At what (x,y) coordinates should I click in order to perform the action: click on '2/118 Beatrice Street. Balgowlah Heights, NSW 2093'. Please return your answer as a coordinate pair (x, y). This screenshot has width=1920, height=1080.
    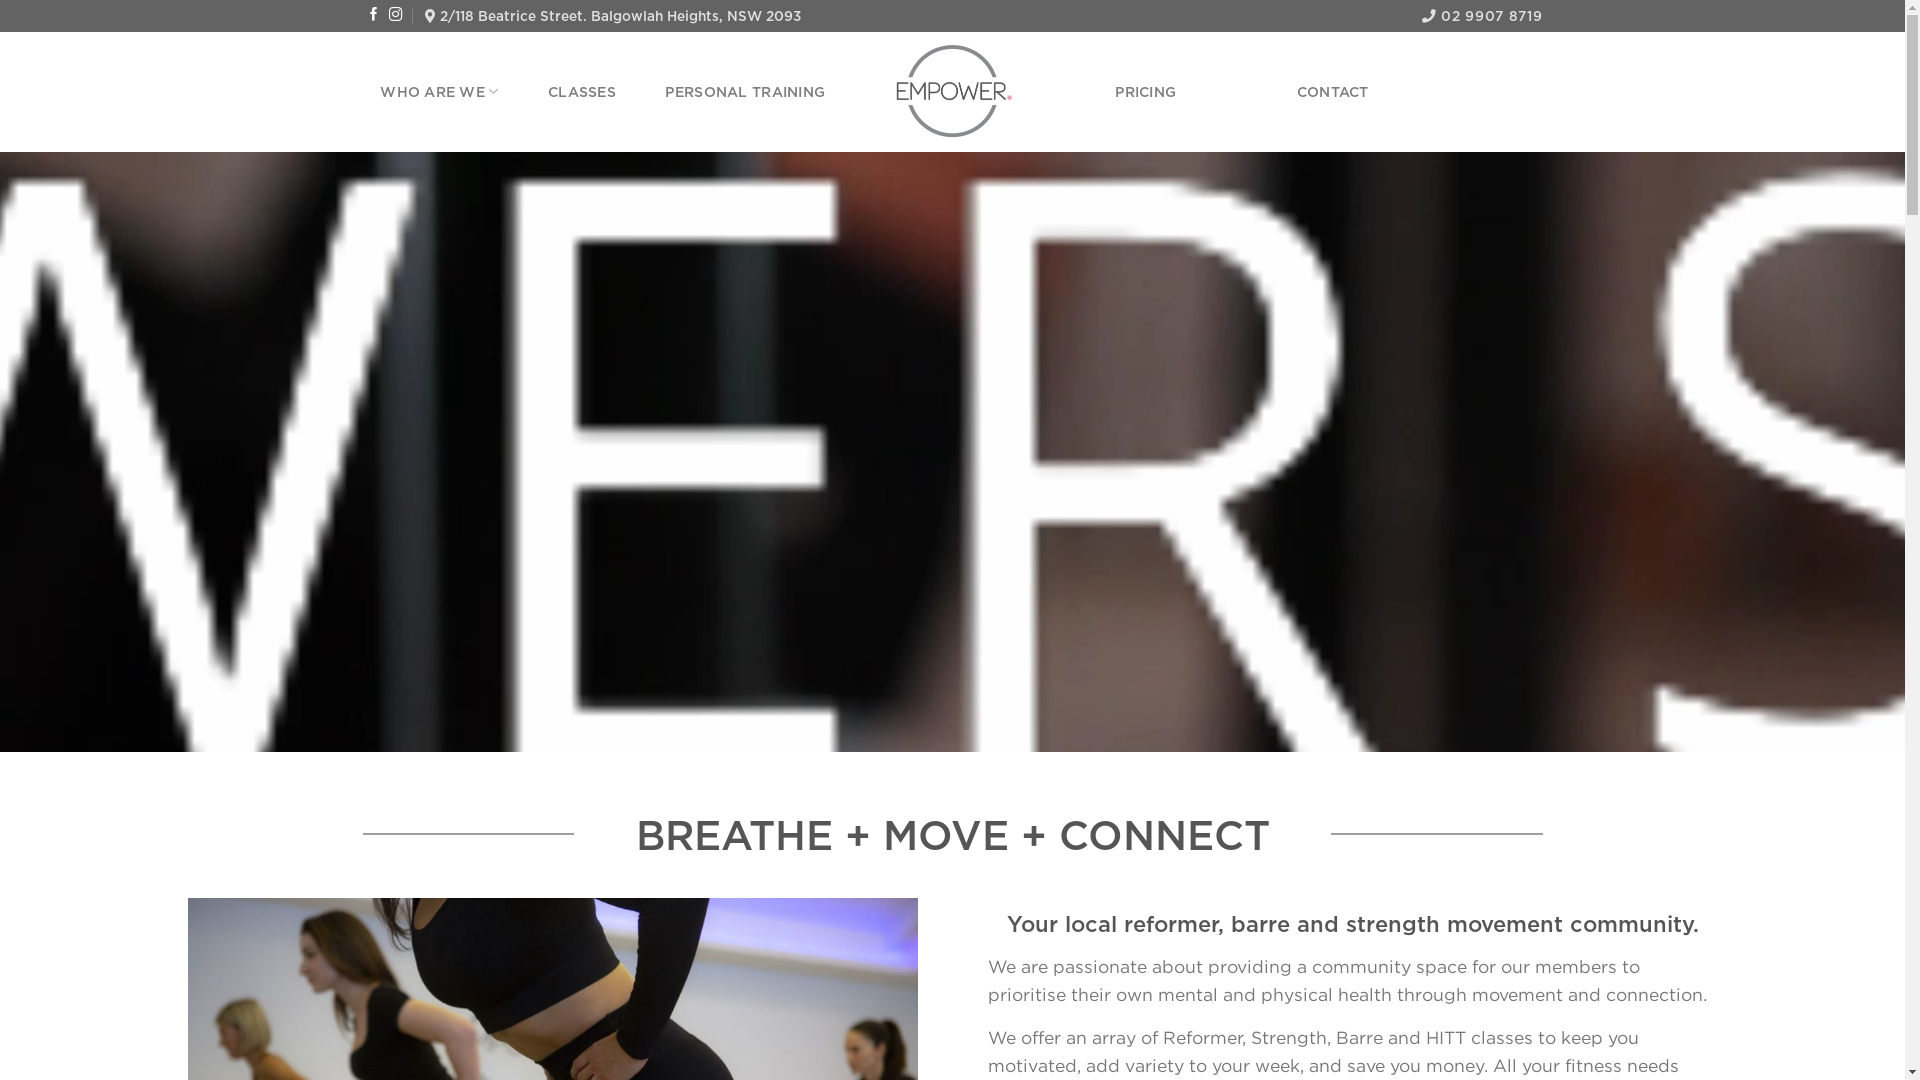
    Looking at the image, I should click on (612, 15).